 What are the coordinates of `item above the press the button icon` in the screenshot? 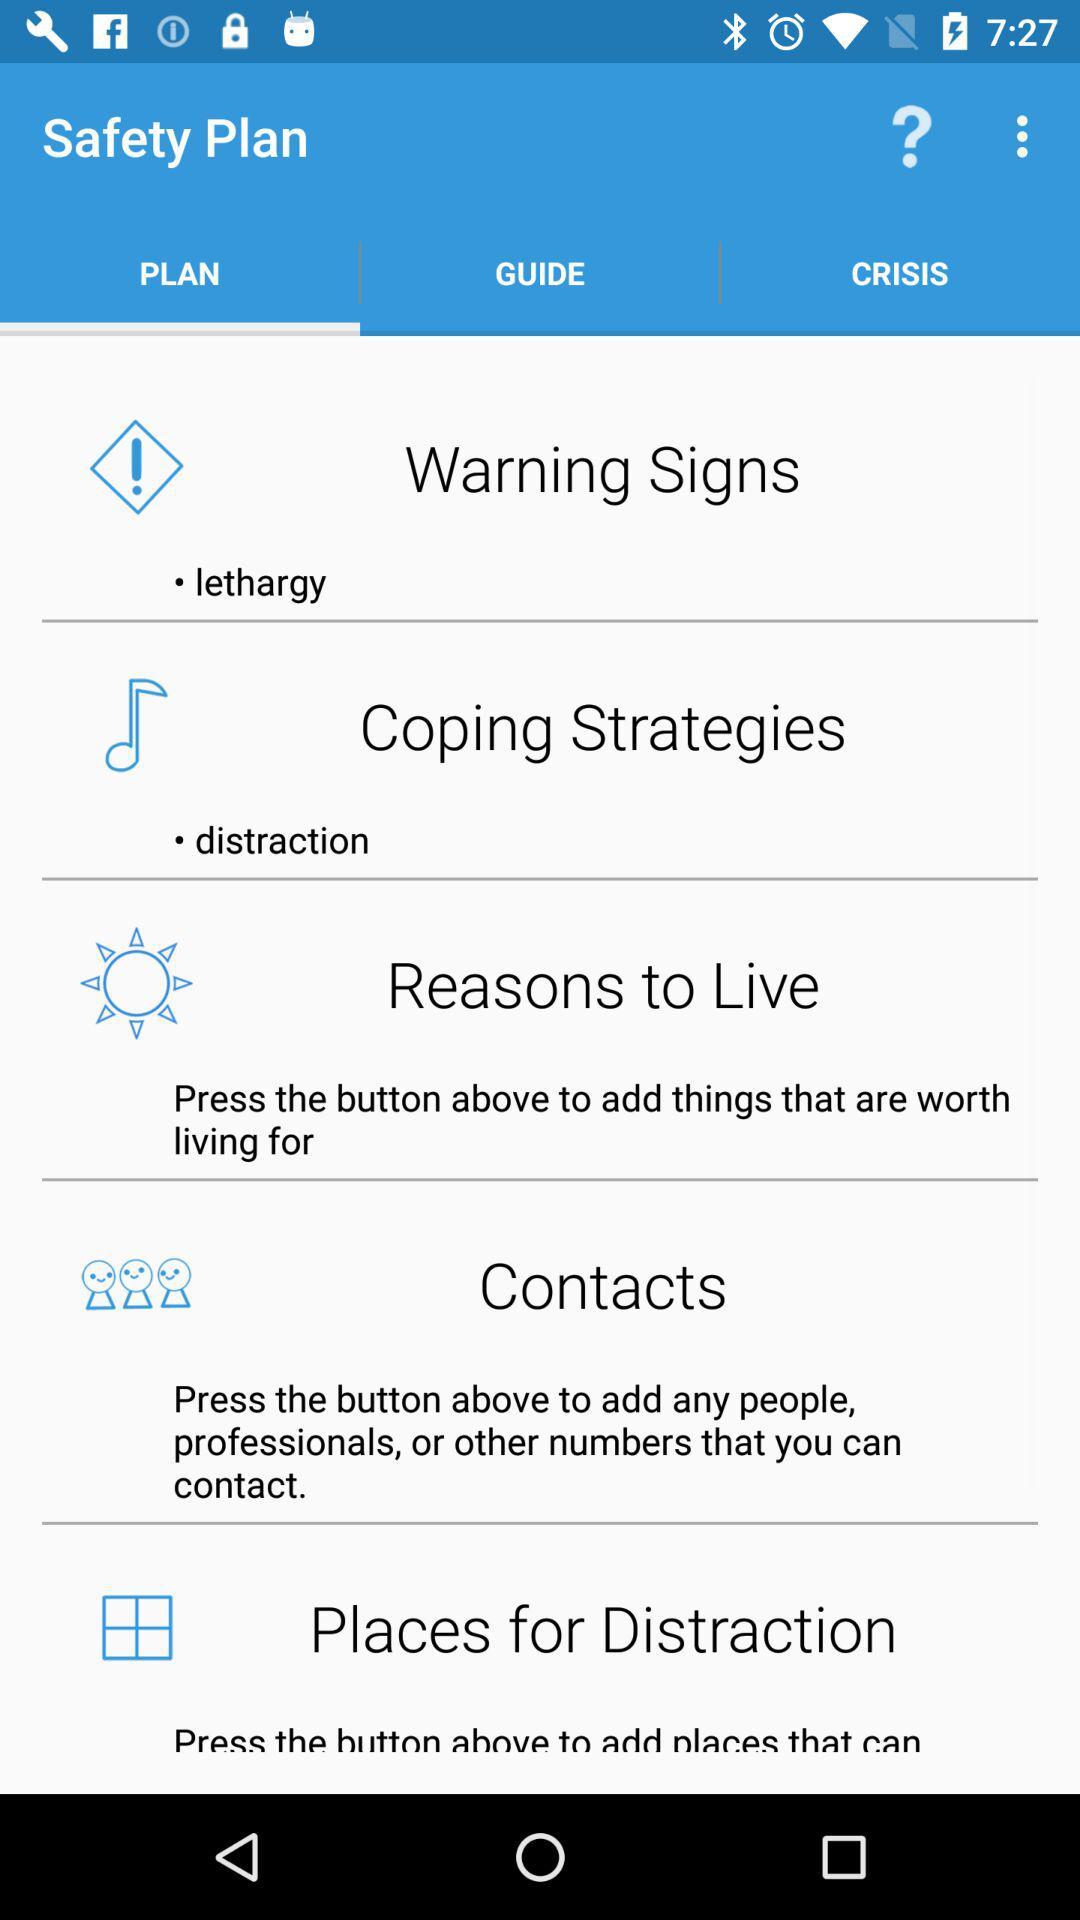 It's located at (540, 983).